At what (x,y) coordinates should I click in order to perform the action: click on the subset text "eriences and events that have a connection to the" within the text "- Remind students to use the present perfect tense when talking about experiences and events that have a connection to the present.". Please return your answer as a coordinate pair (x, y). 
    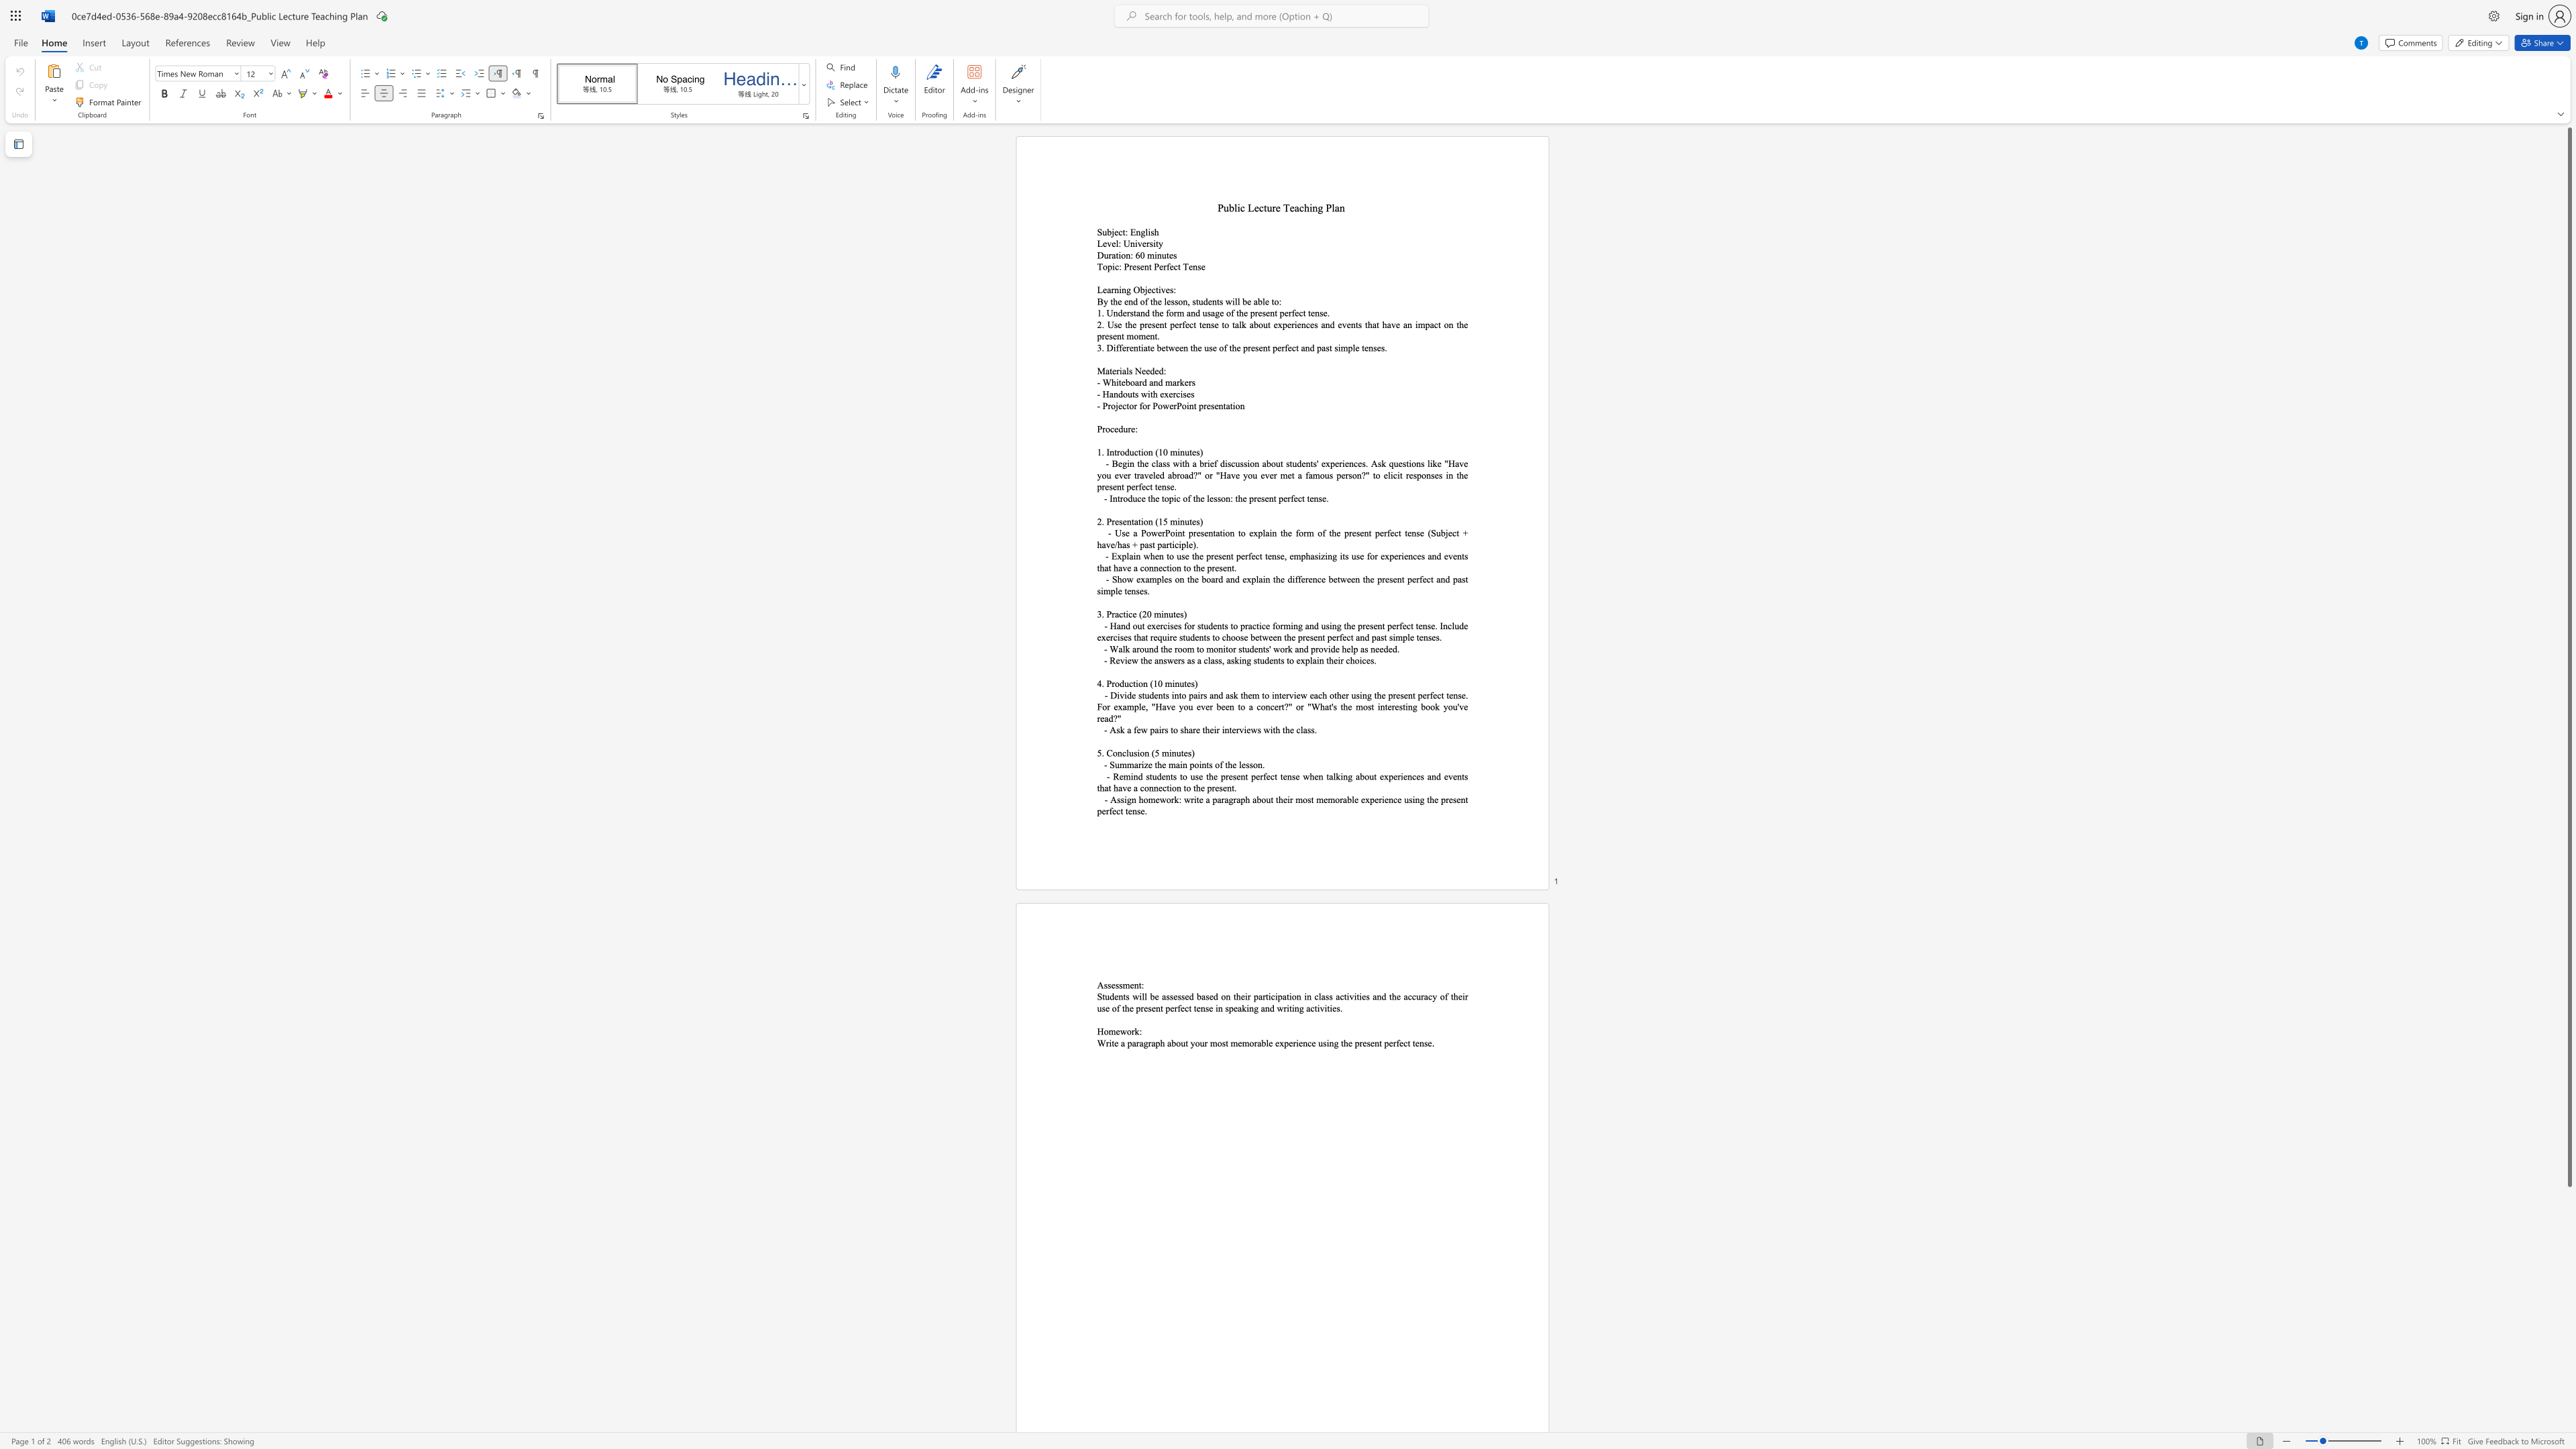
    Looking at the image, I should click on (1392, 775).